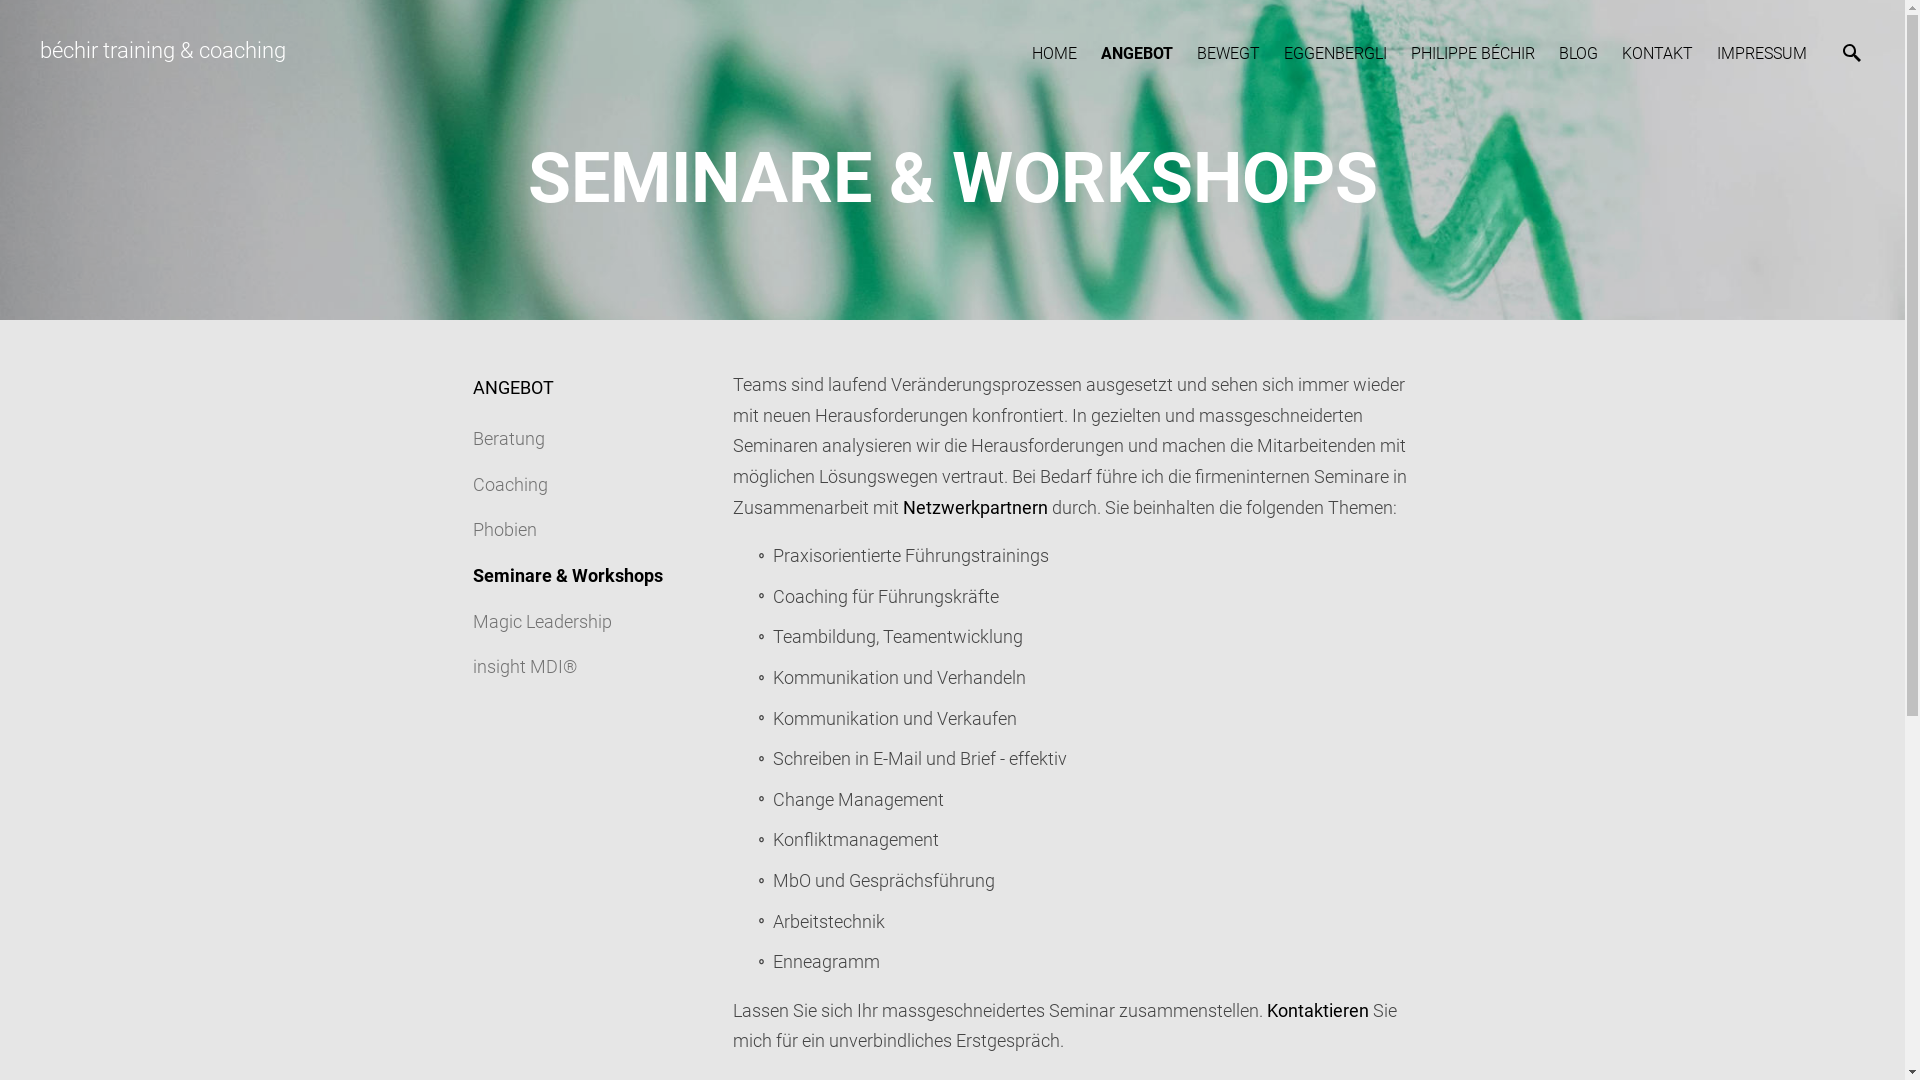  What do you see at coordinates (1657, 52) in the screenshot?
I see `'KONTAKT'` at bounding box center [1657, 52].